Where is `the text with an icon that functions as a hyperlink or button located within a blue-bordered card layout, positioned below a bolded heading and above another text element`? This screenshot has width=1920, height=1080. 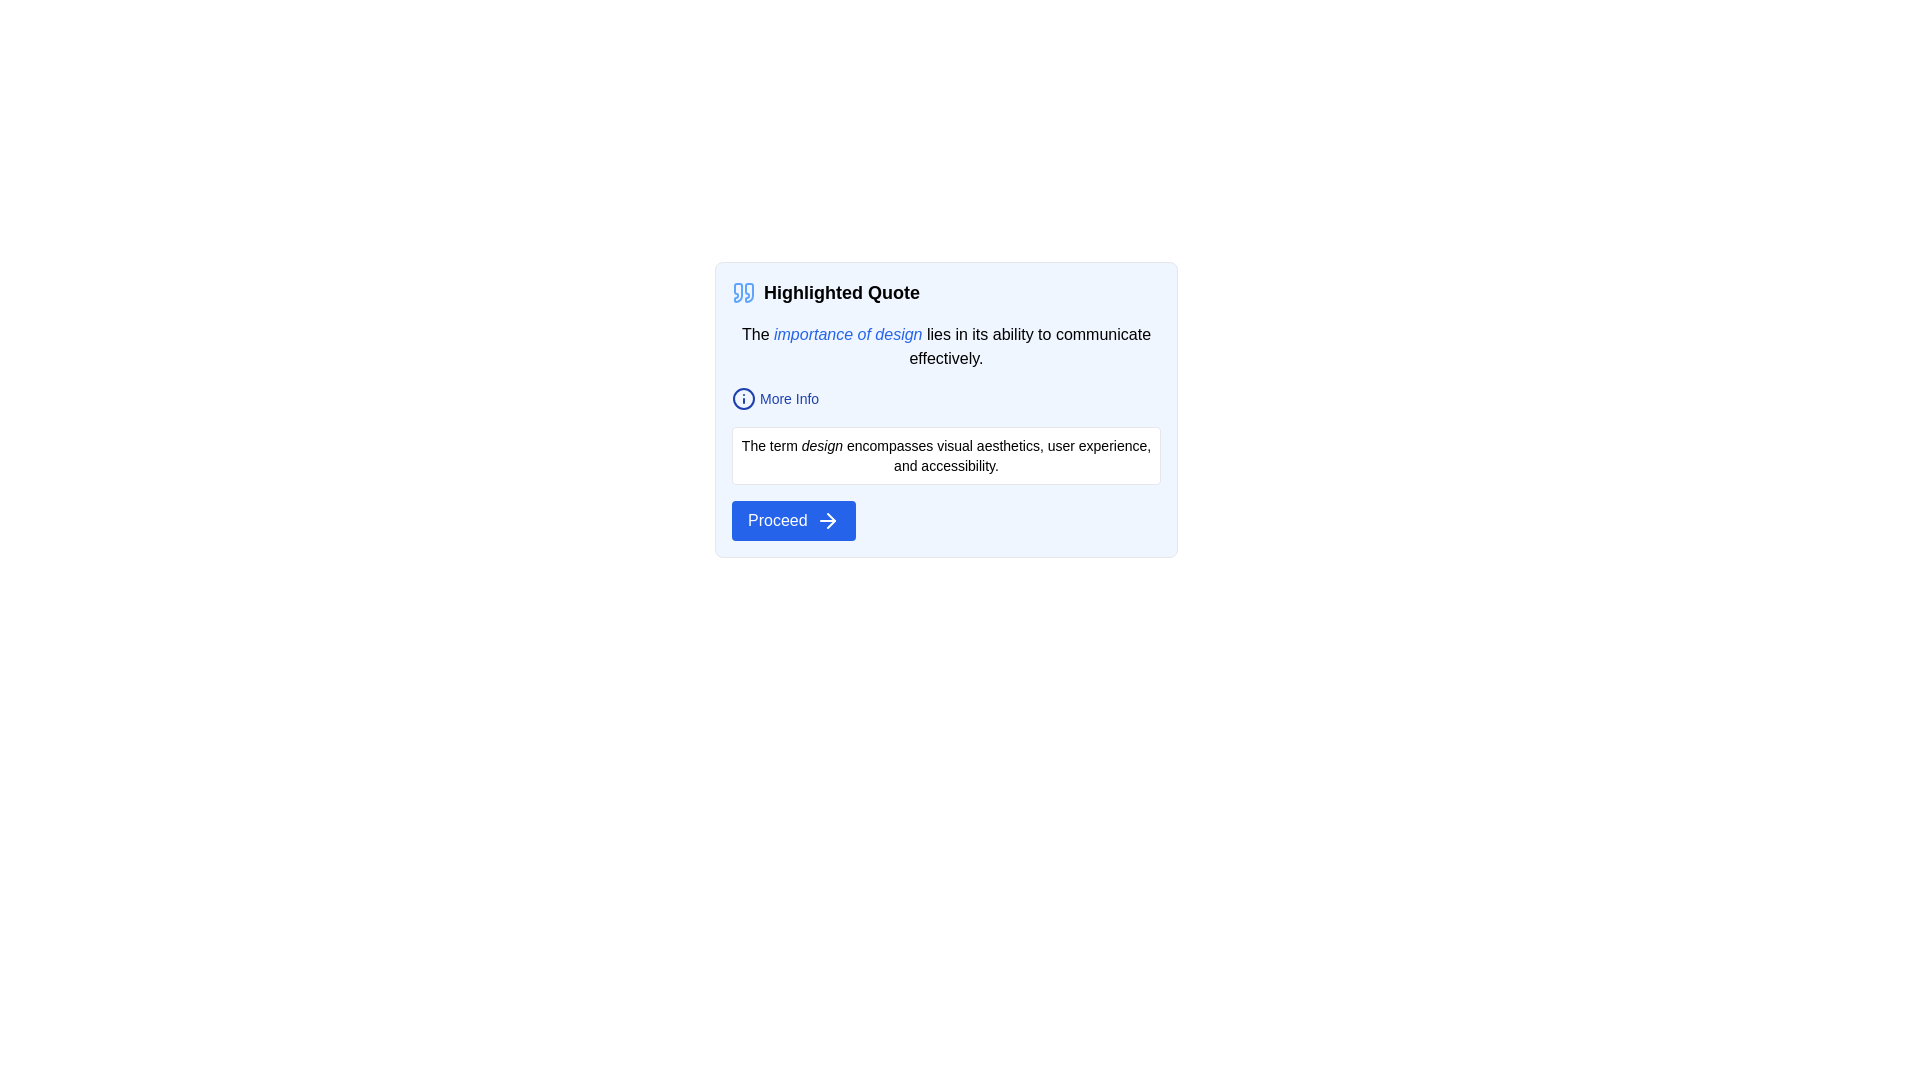 the text with an icon that functions as a hyperlink or button located within a blue-bordered card layout, positioned below a bolded heading and above another text element is located at coordinates (774, 398).